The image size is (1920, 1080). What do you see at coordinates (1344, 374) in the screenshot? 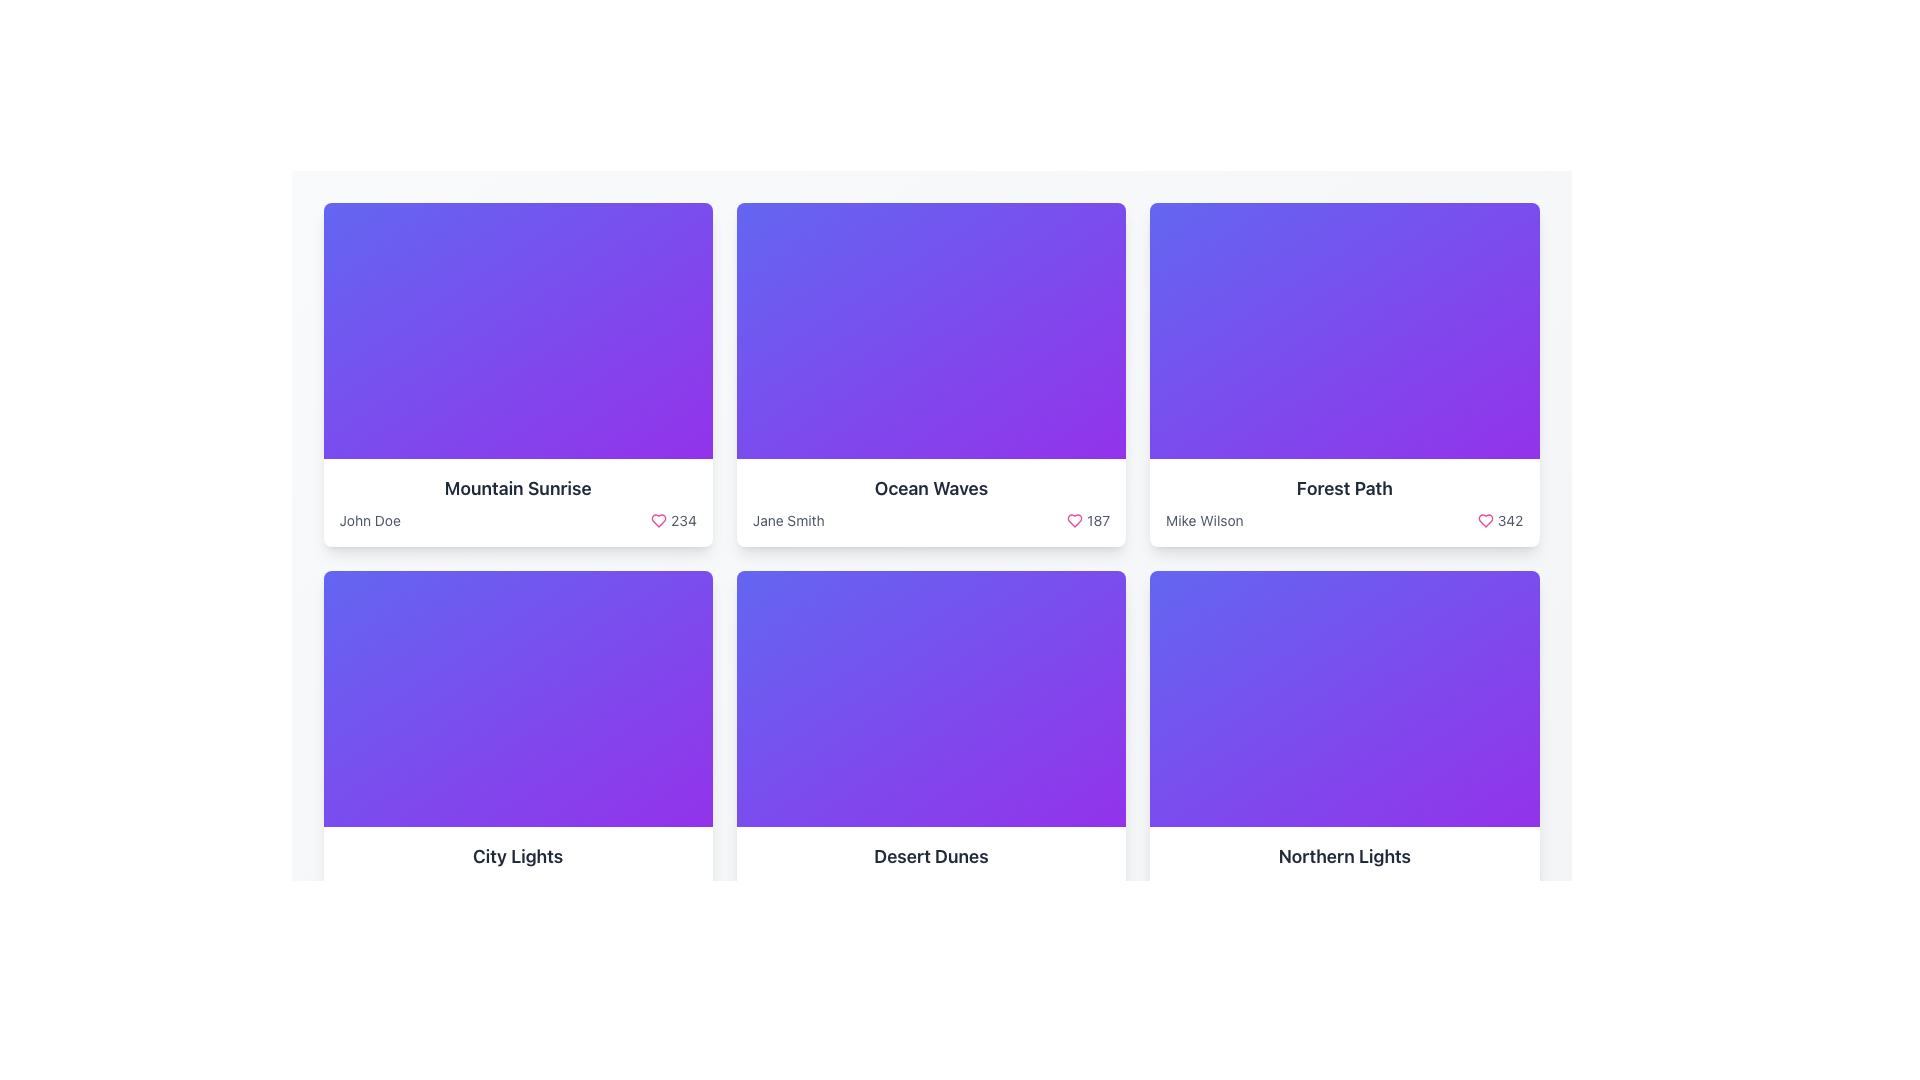
I see `the Card element displaying information in the top right corner of the gallery, which is the third card in the first row, to scale it up` at bounding box center [1344, 374].